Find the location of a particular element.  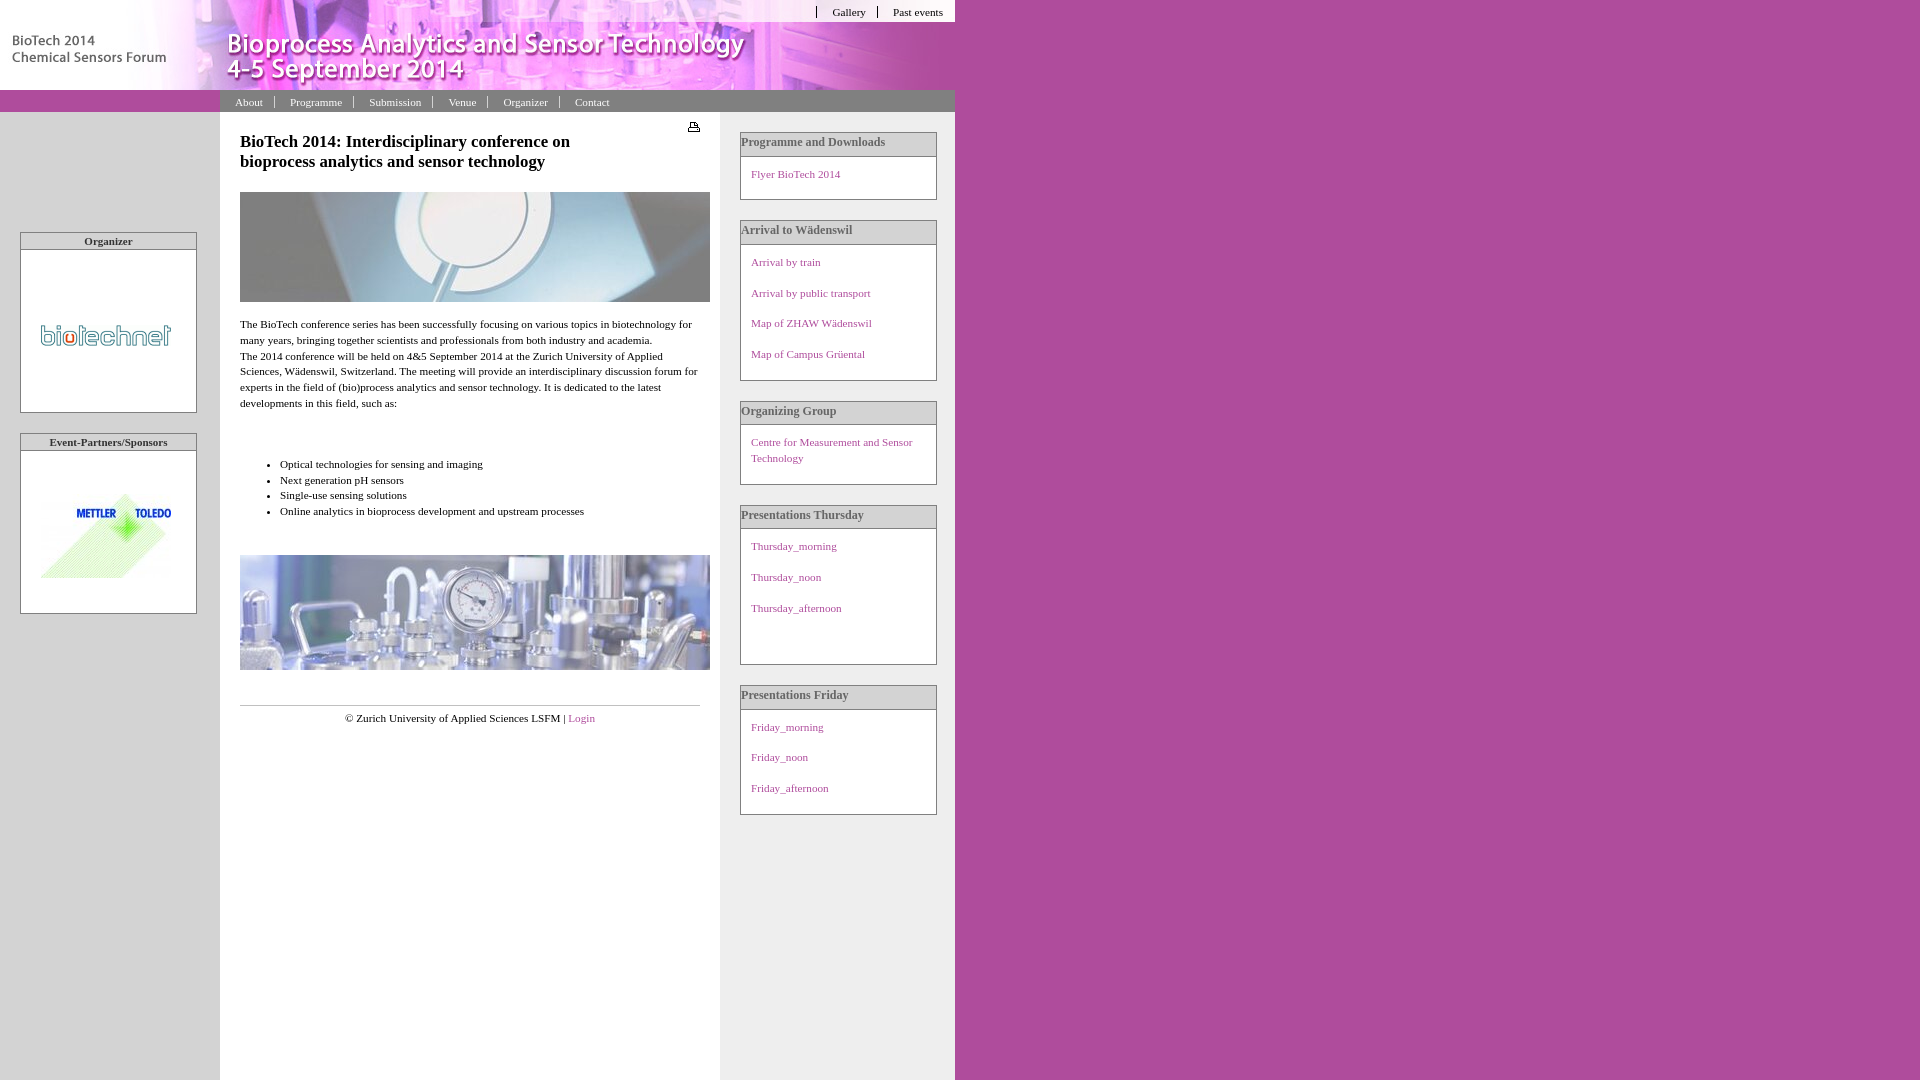

'Thursday_noon' is located at coordinates (785, 577).